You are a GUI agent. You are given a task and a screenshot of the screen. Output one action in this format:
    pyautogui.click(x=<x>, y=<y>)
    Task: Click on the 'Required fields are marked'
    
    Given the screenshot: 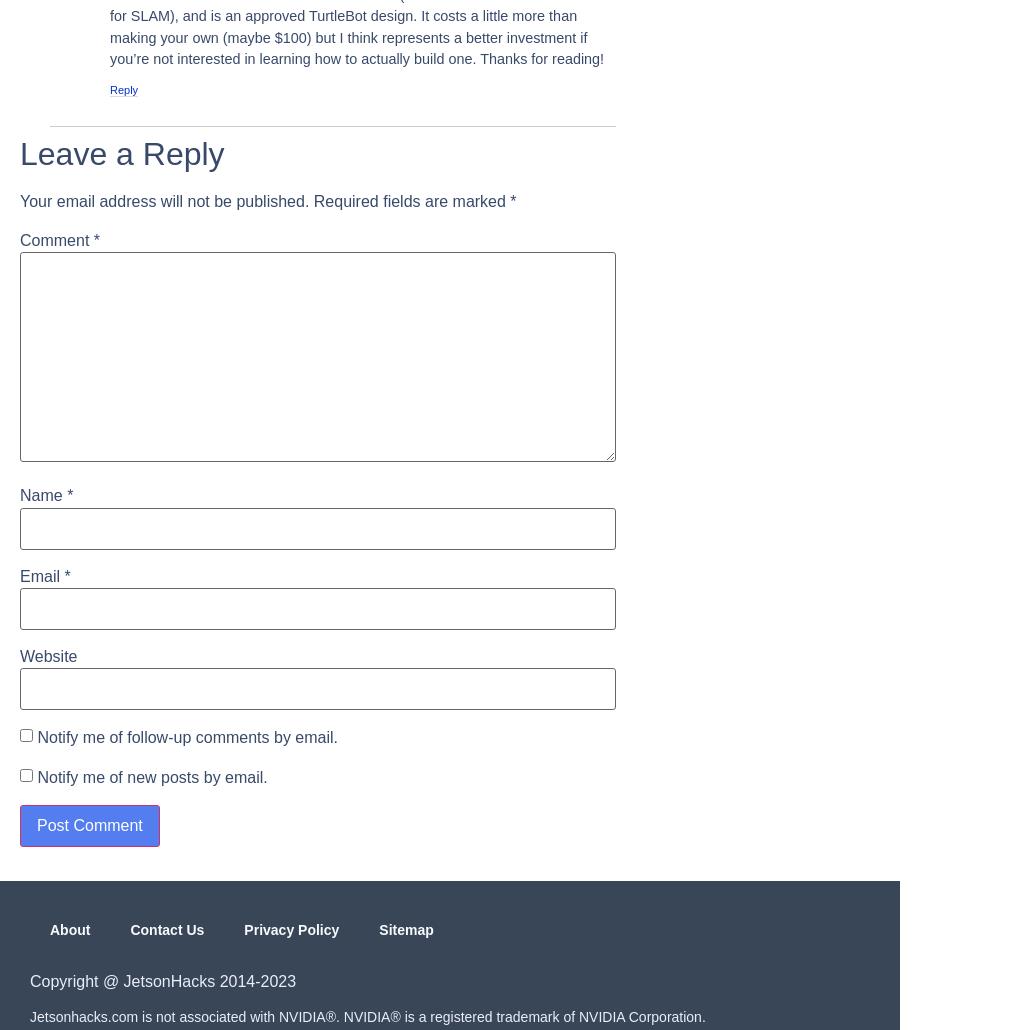 What is the action you would take?
    pyautogui.click(x=312, y=200)
    